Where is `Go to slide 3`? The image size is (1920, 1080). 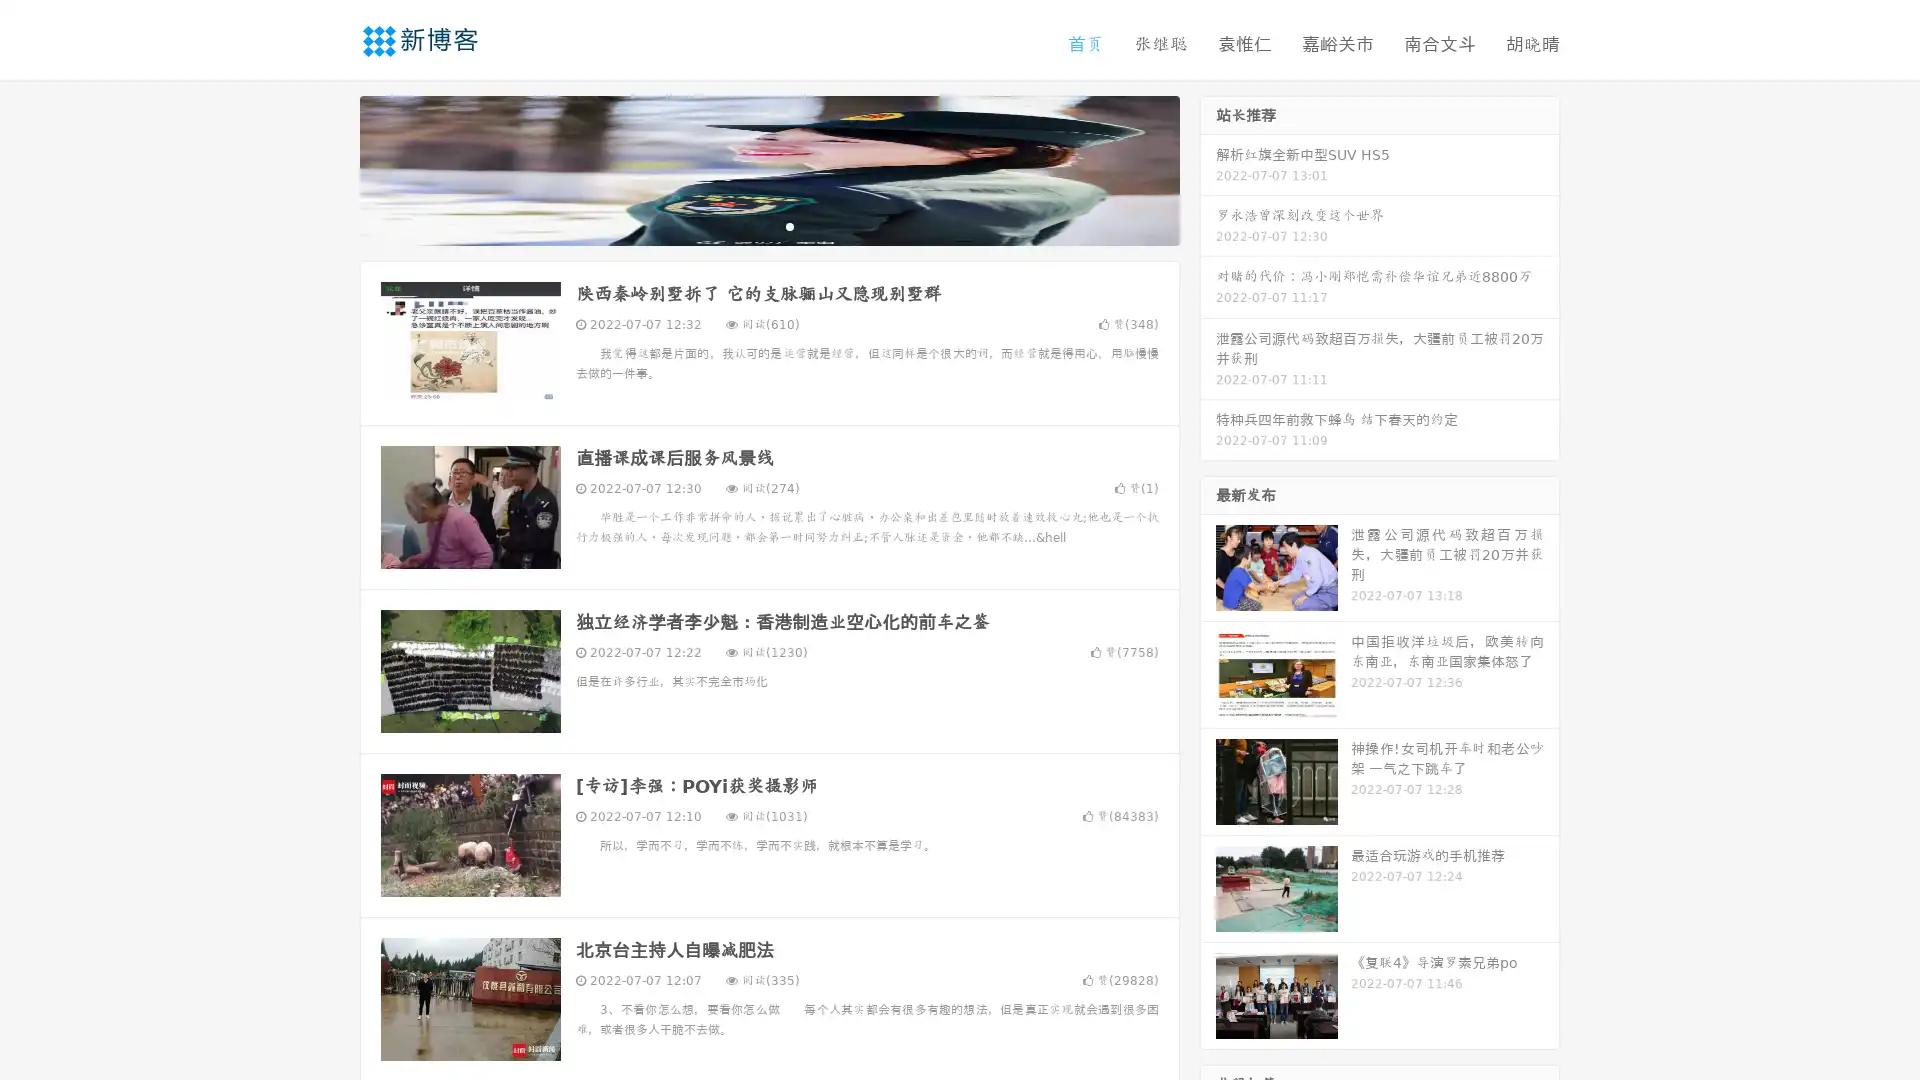
Go to slide 3 is located at coordinates (789, 225).